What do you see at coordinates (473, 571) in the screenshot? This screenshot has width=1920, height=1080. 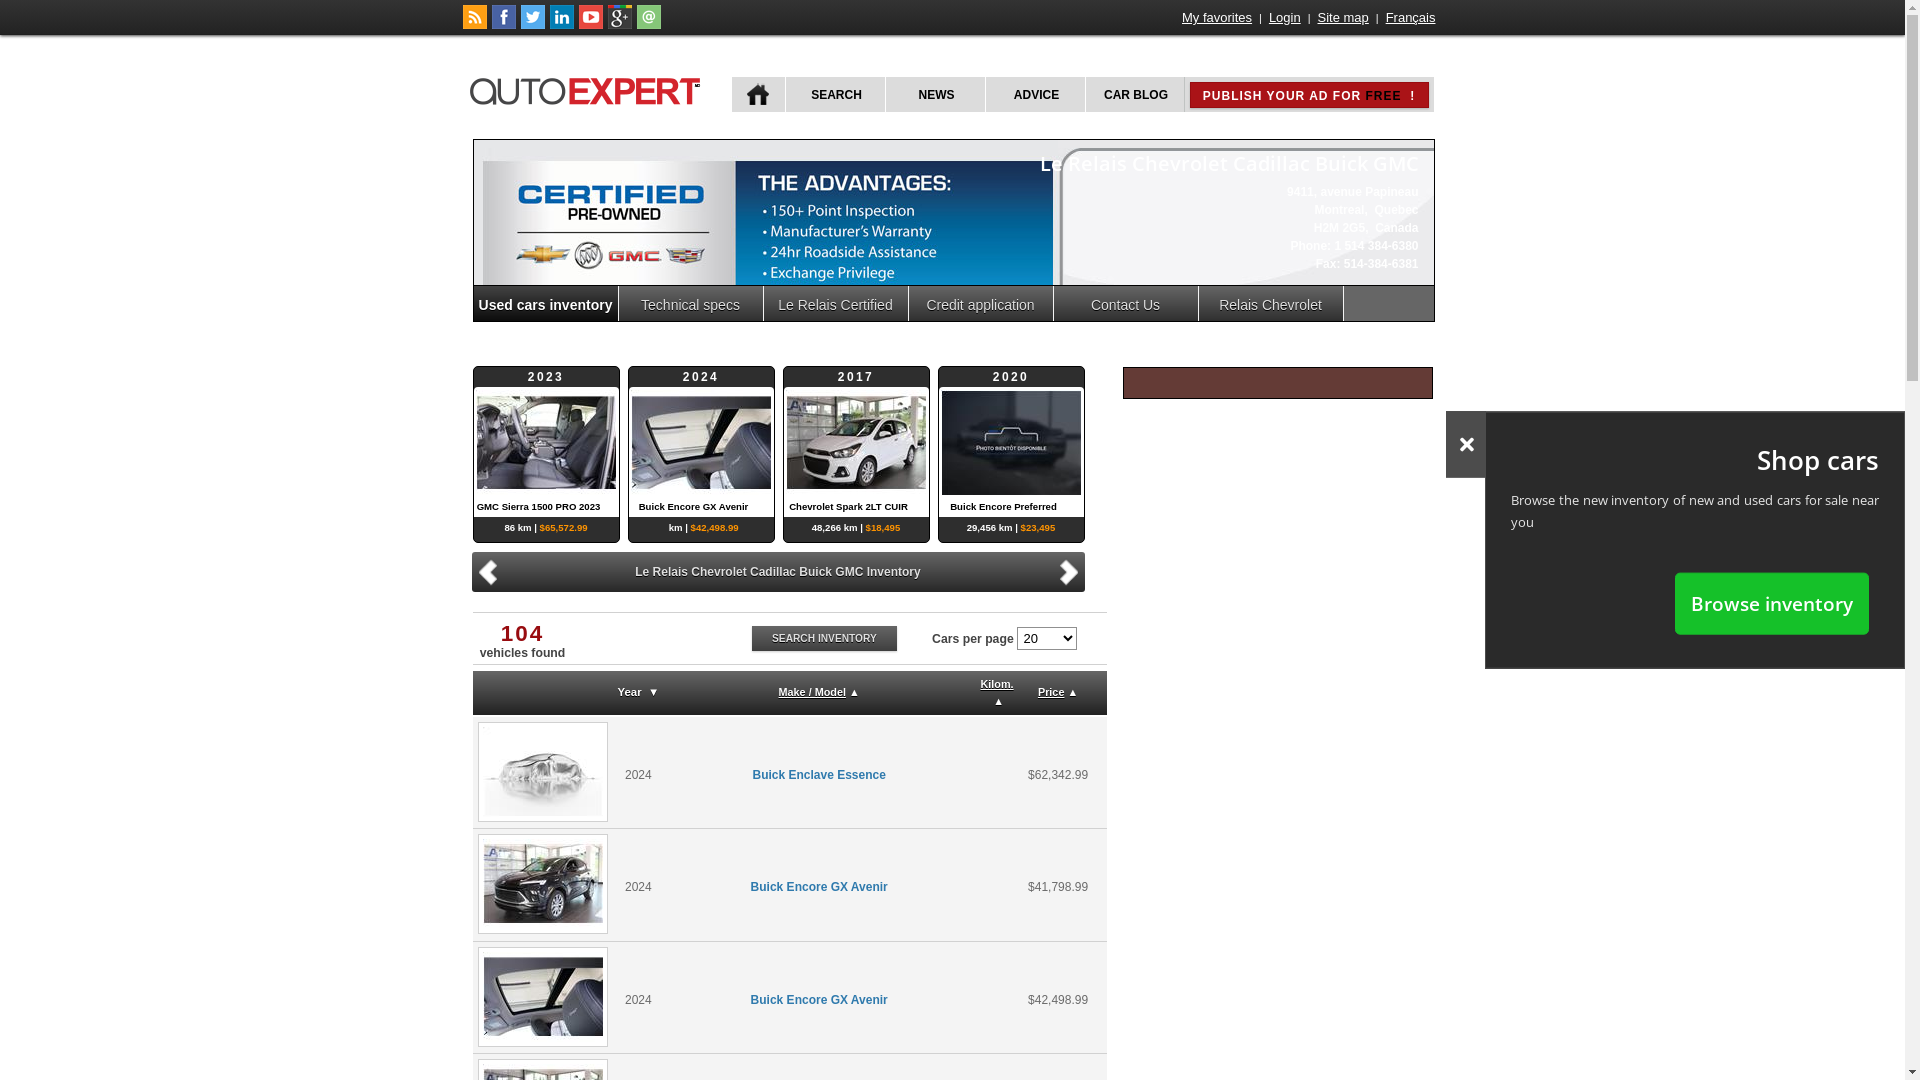 I see `'Previous'` at bounding box center [473, 571].